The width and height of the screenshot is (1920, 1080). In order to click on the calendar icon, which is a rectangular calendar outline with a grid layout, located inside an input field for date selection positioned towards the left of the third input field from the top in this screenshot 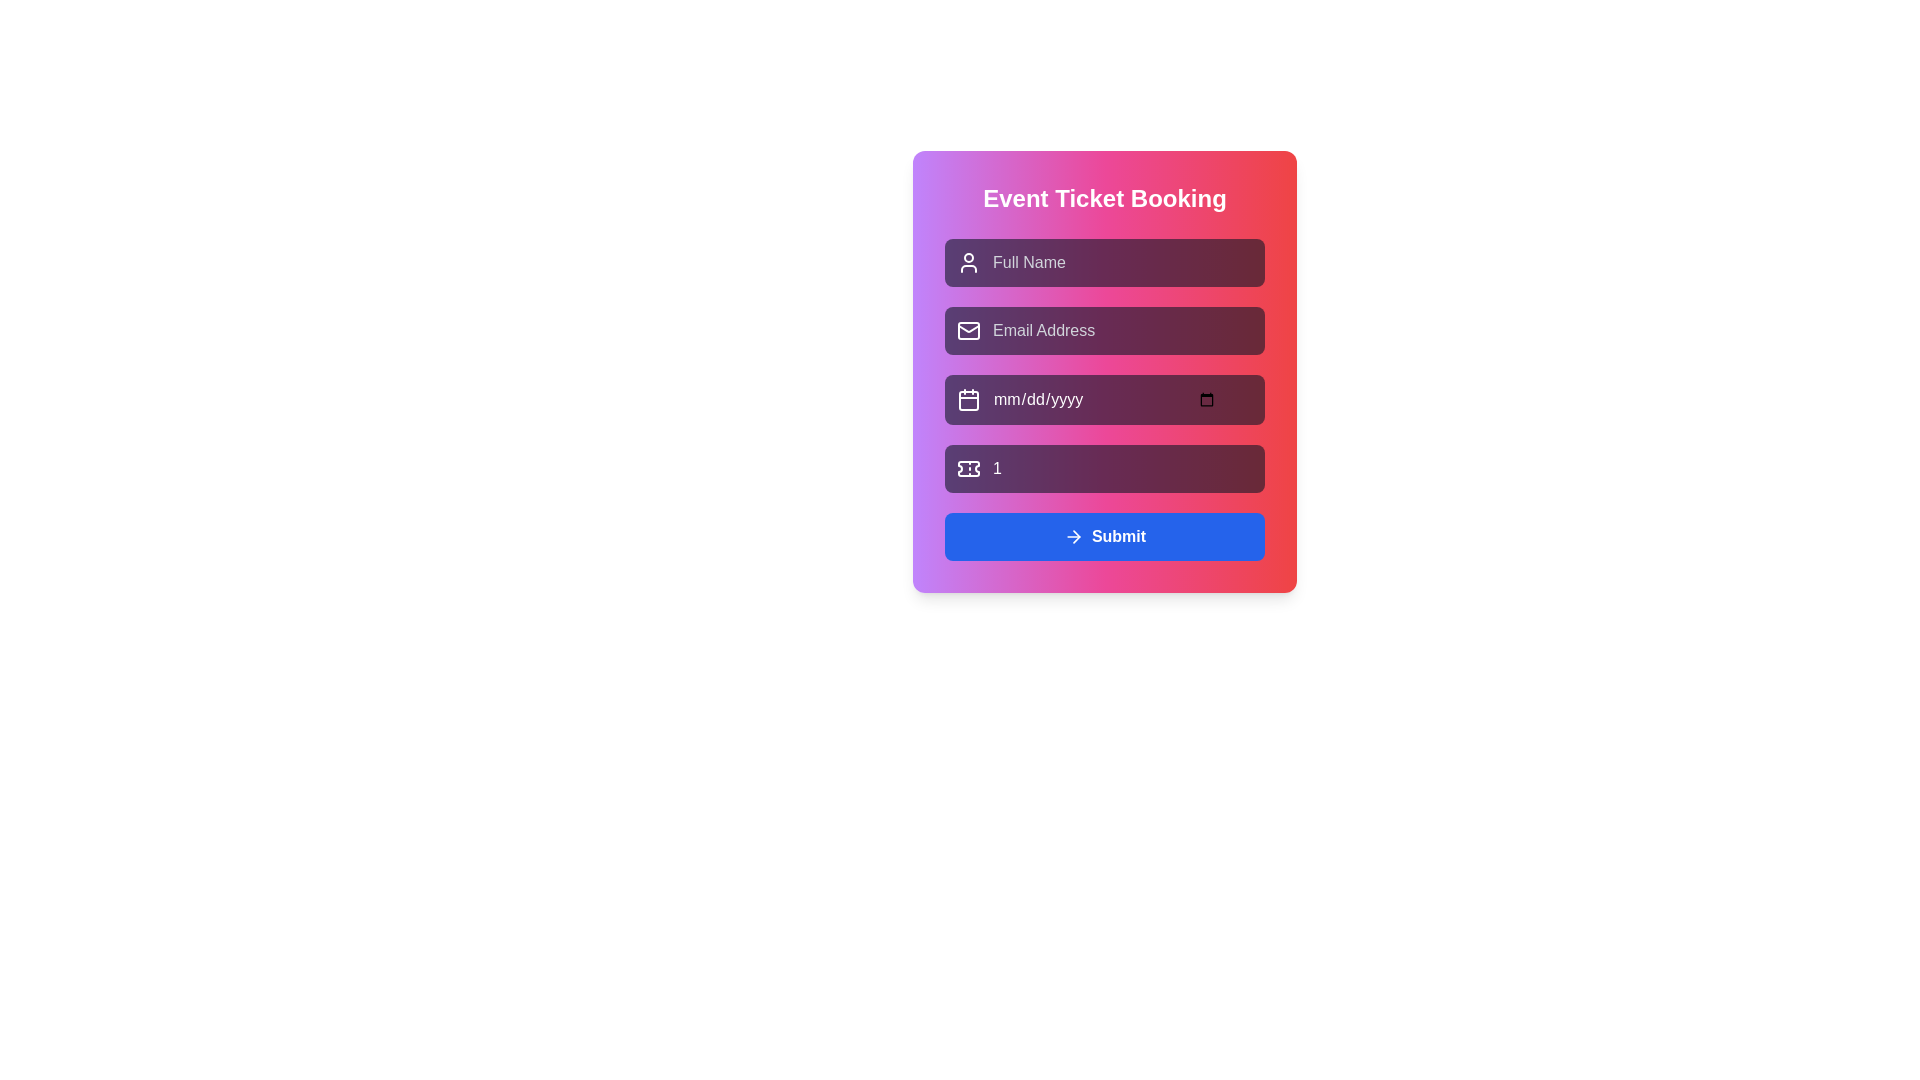, I will do `click(969, 400)`.